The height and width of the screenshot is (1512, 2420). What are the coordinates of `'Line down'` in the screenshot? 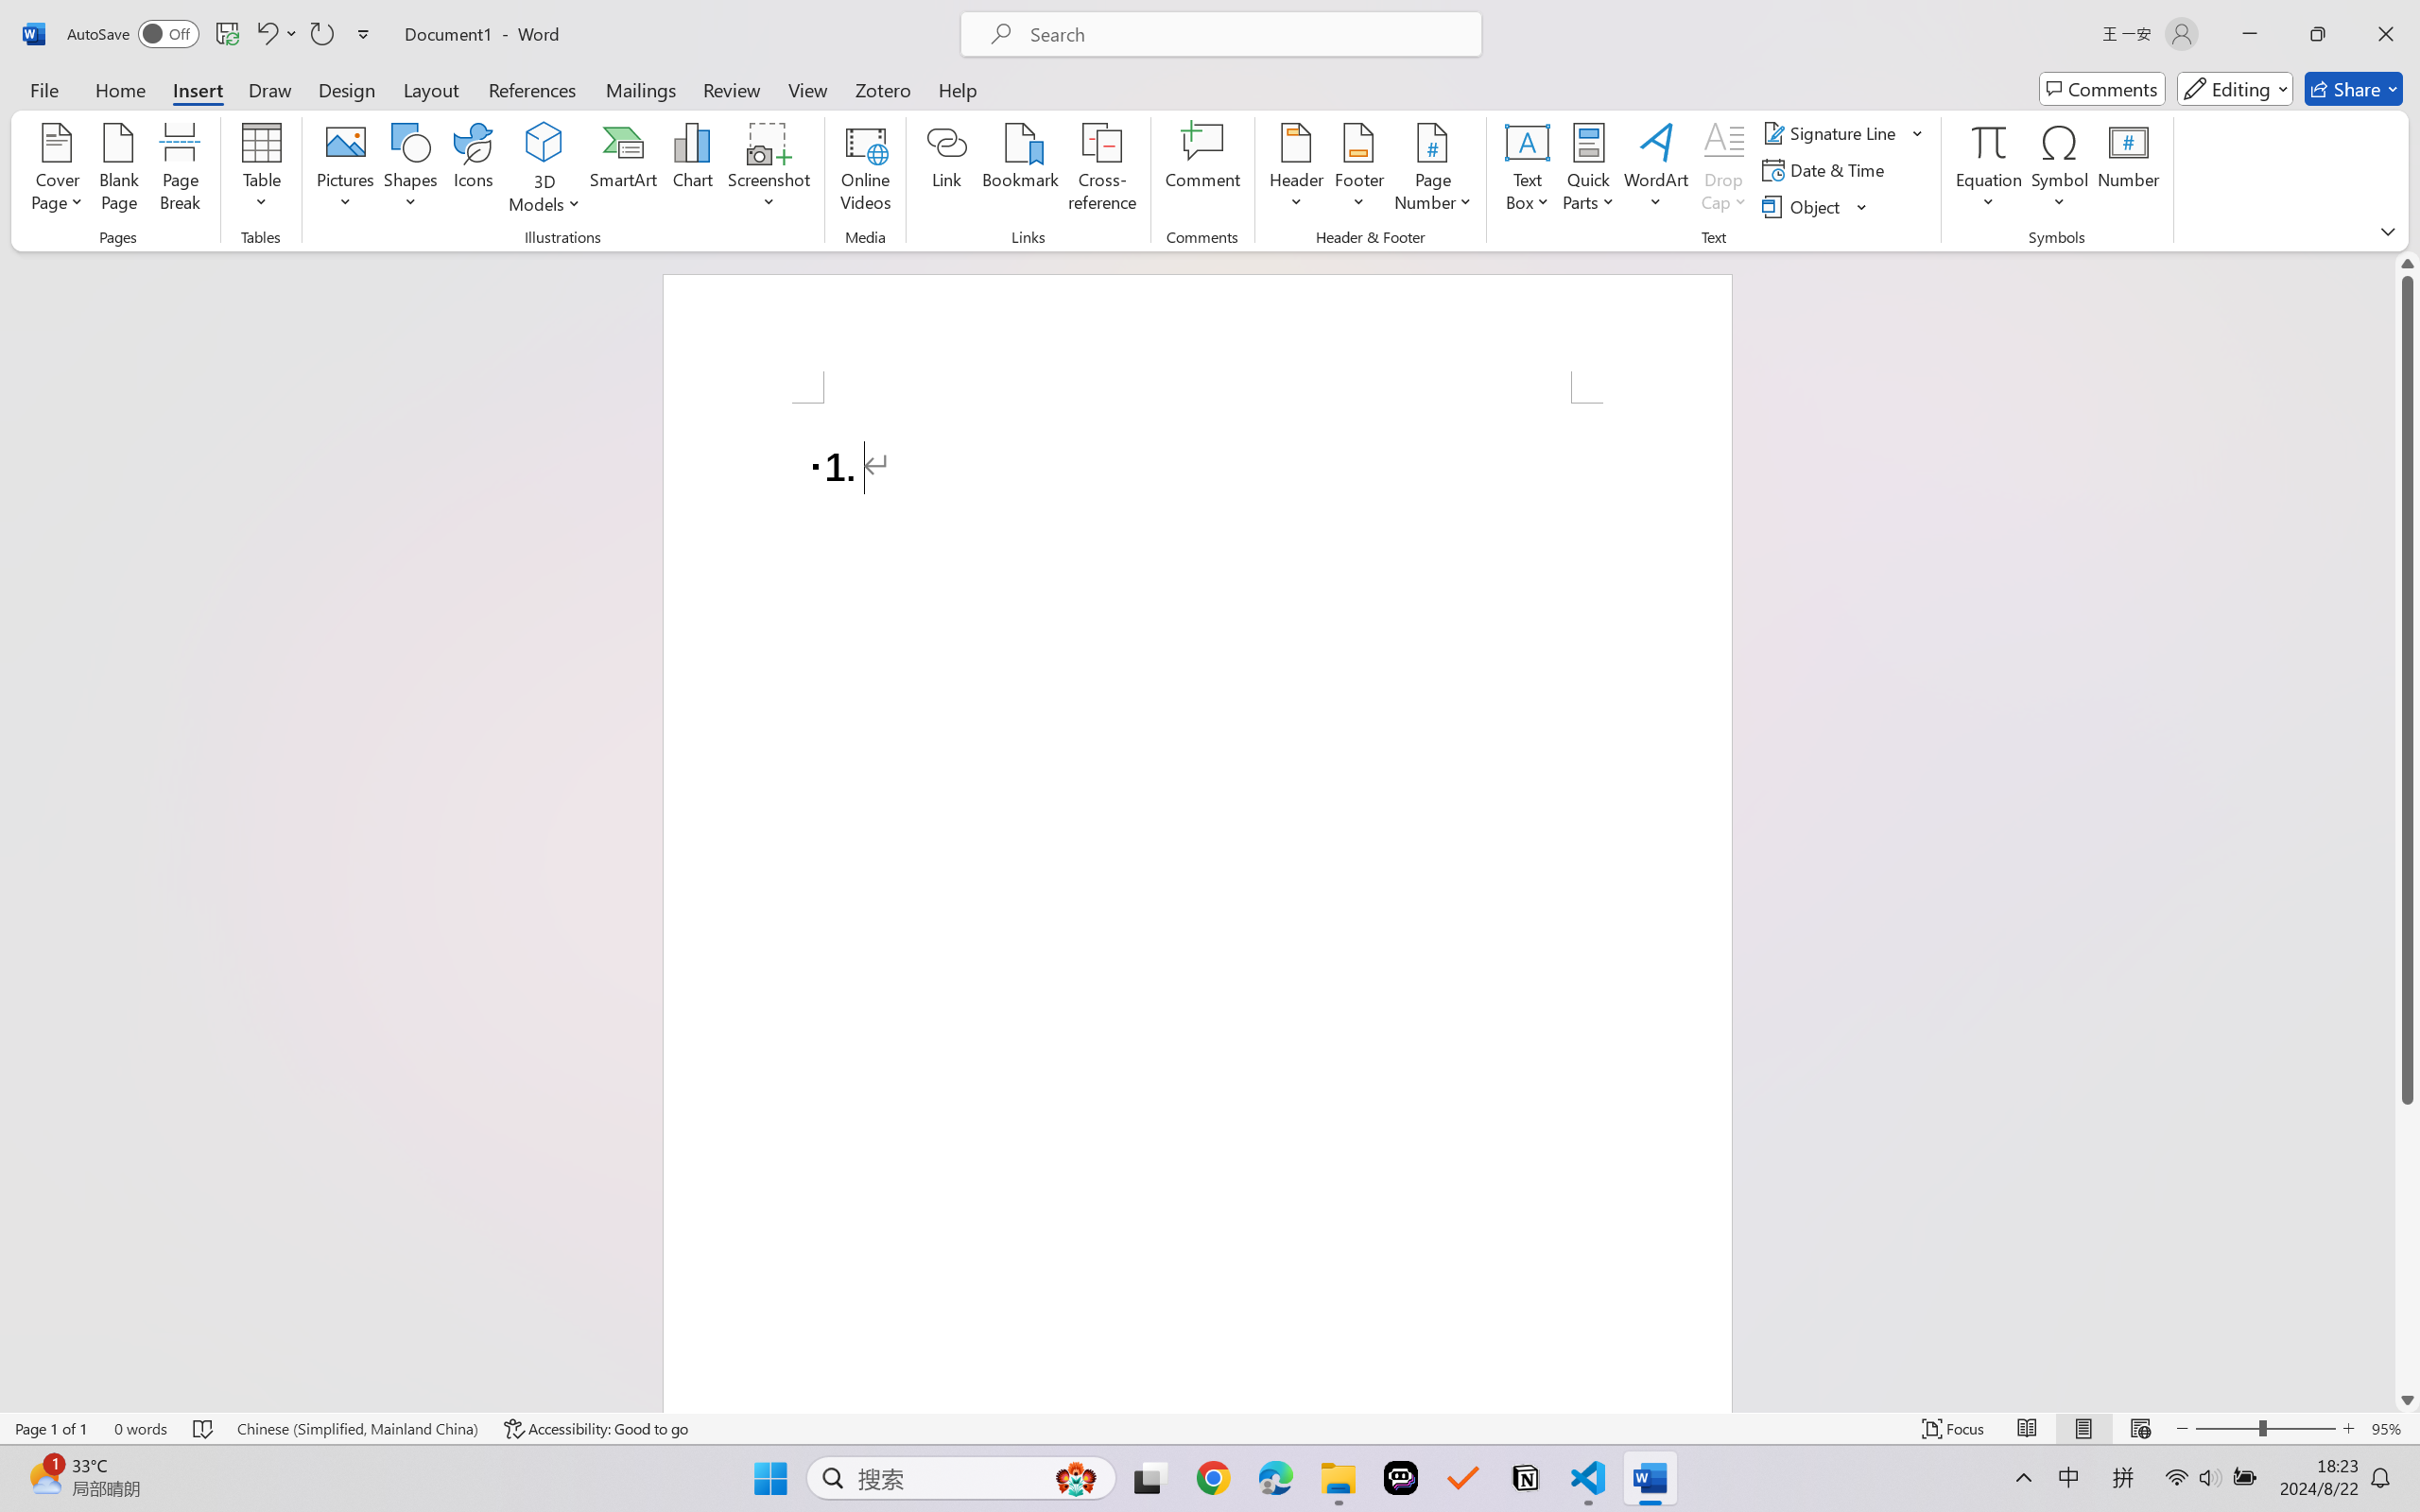 It's located at (2407, 1399).